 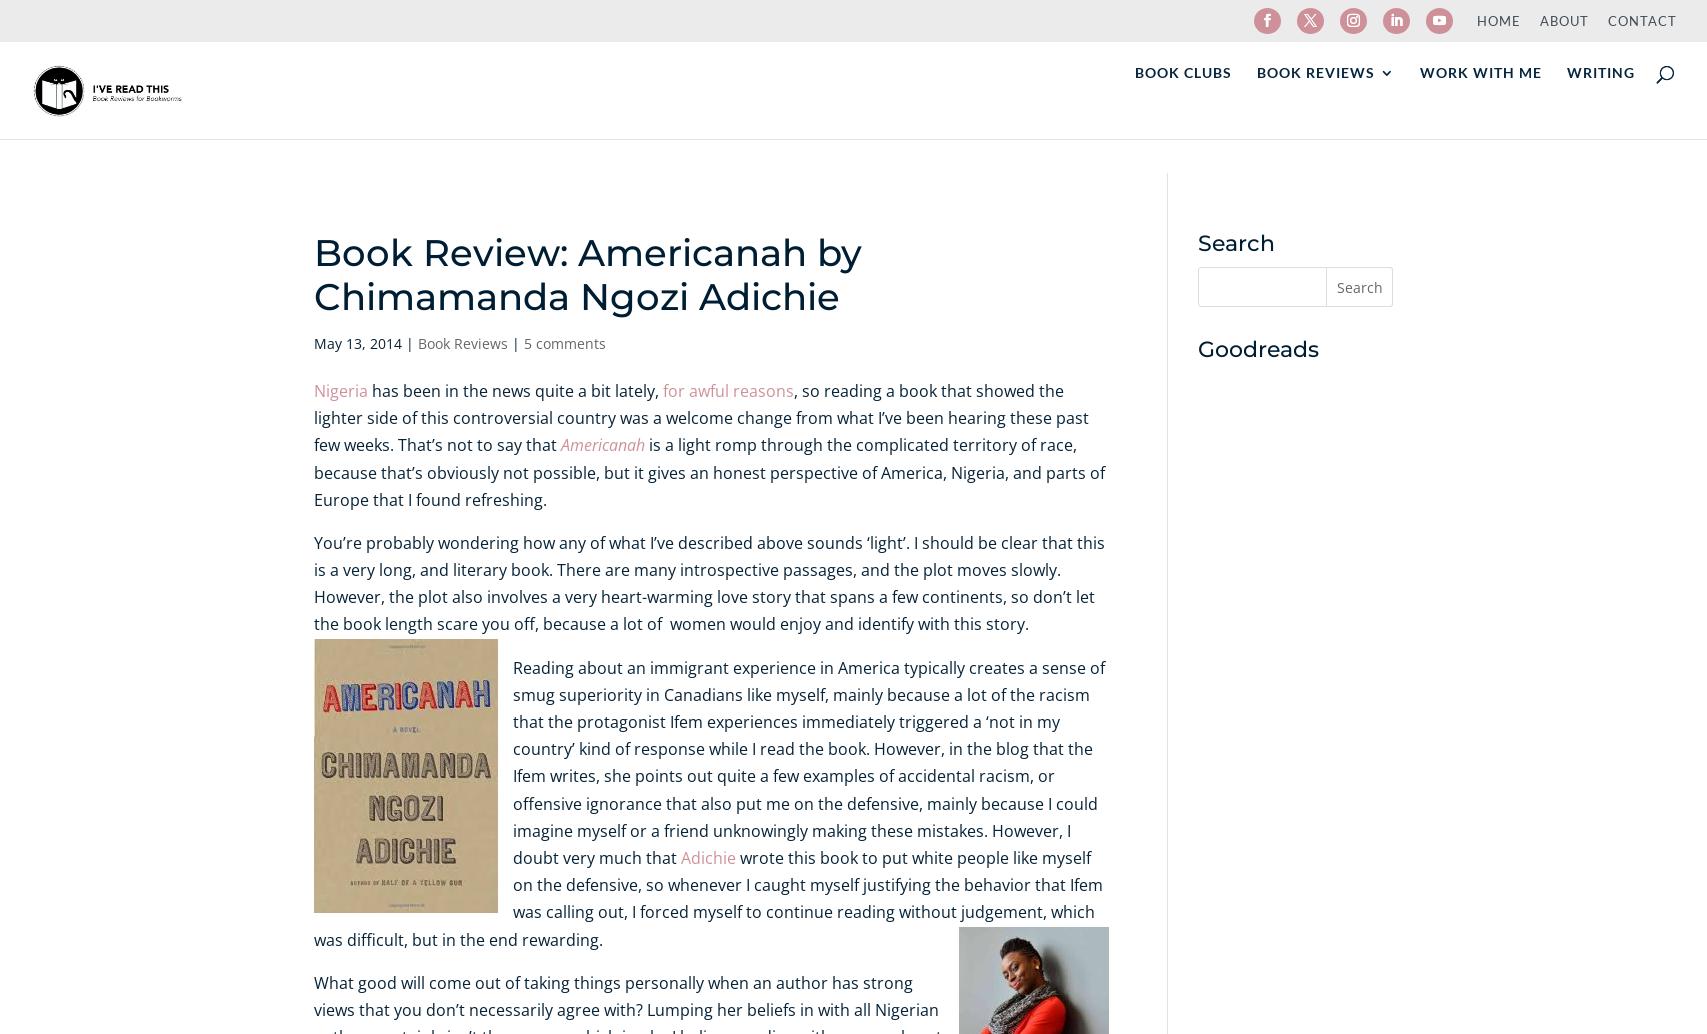 What do you see at coordinates (367, 389) in the screenshot?
I see `'has been in the news quite a bit lately,'` at bounding box center [367, 389].